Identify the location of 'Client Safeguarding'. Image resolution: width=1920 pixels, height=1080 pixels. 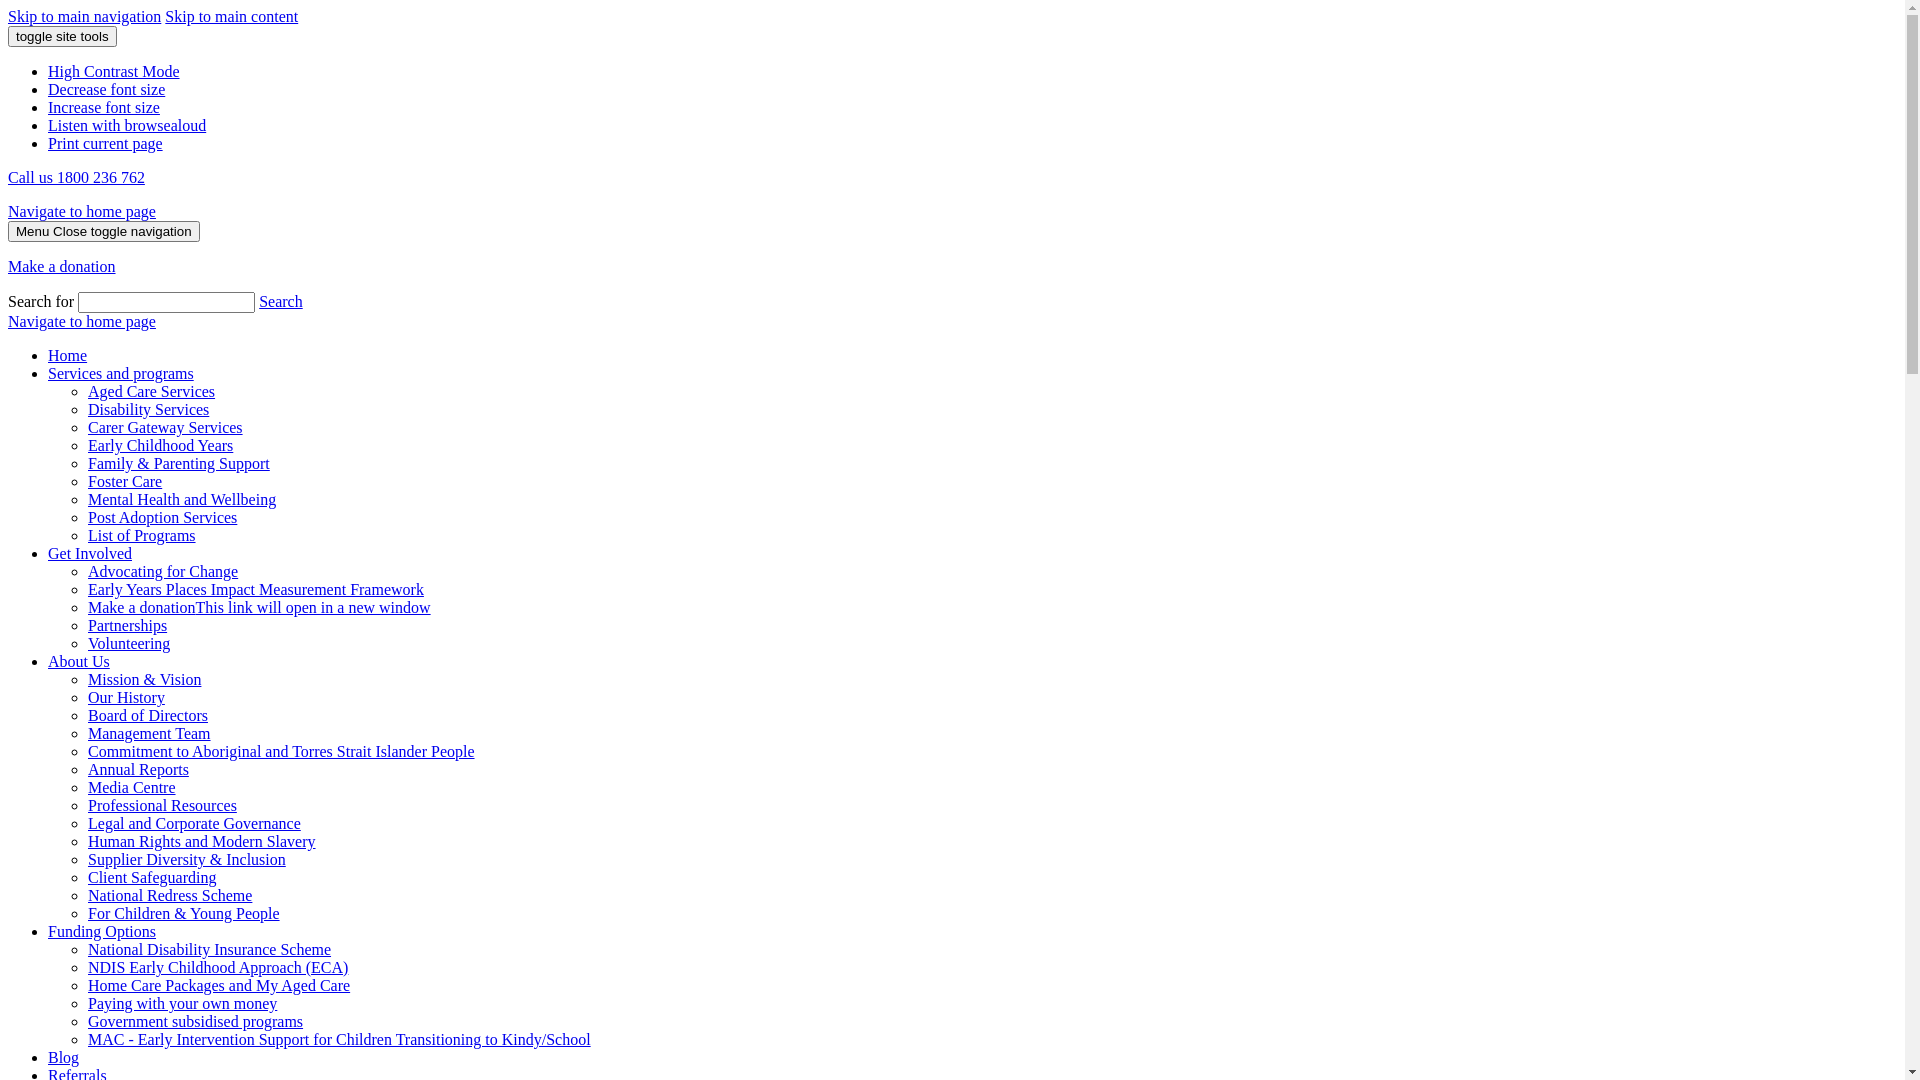
(151, 876).